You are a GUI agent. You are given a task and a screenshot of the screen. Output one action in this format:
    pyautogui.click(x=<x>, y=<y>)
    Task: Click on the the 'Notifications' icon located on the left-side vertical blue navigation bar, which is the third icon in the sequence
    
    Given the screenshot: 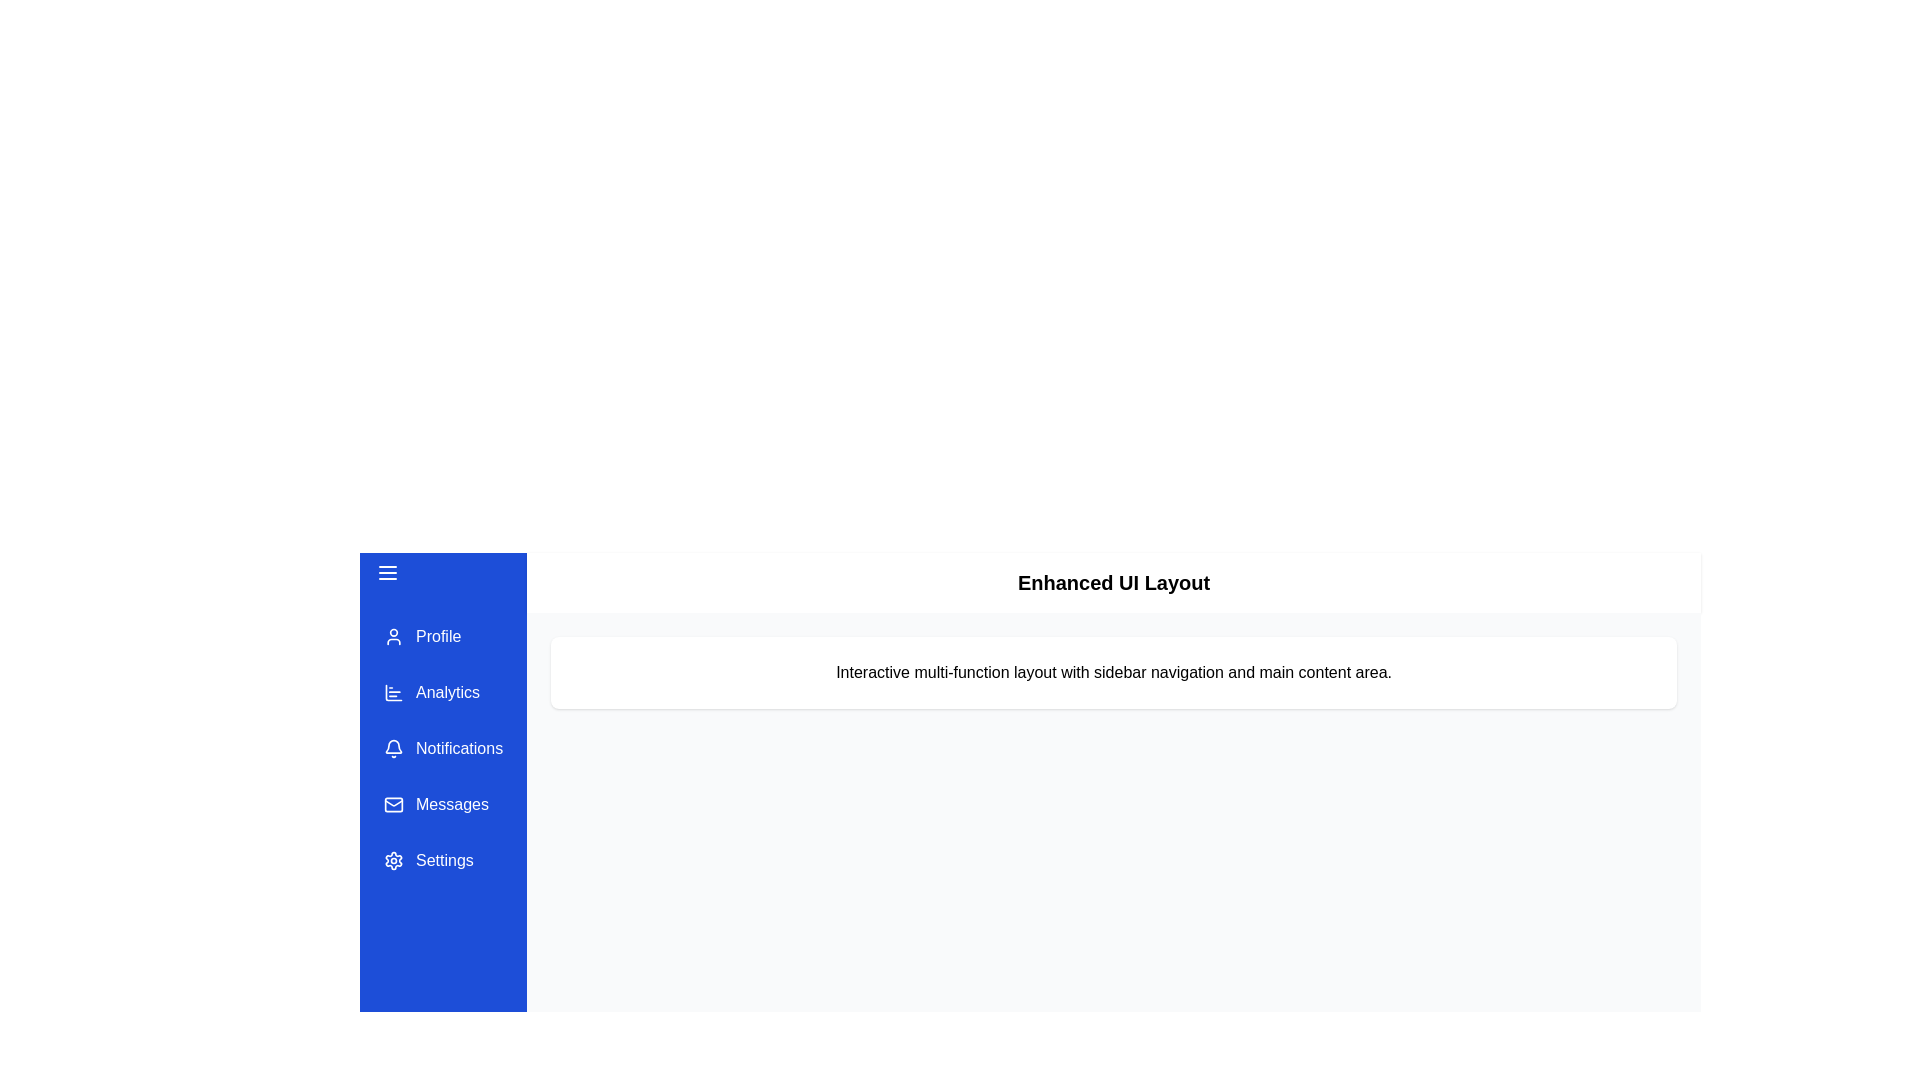 What is the action you would take?
    pyautogui.click(x=393, y=748)
    